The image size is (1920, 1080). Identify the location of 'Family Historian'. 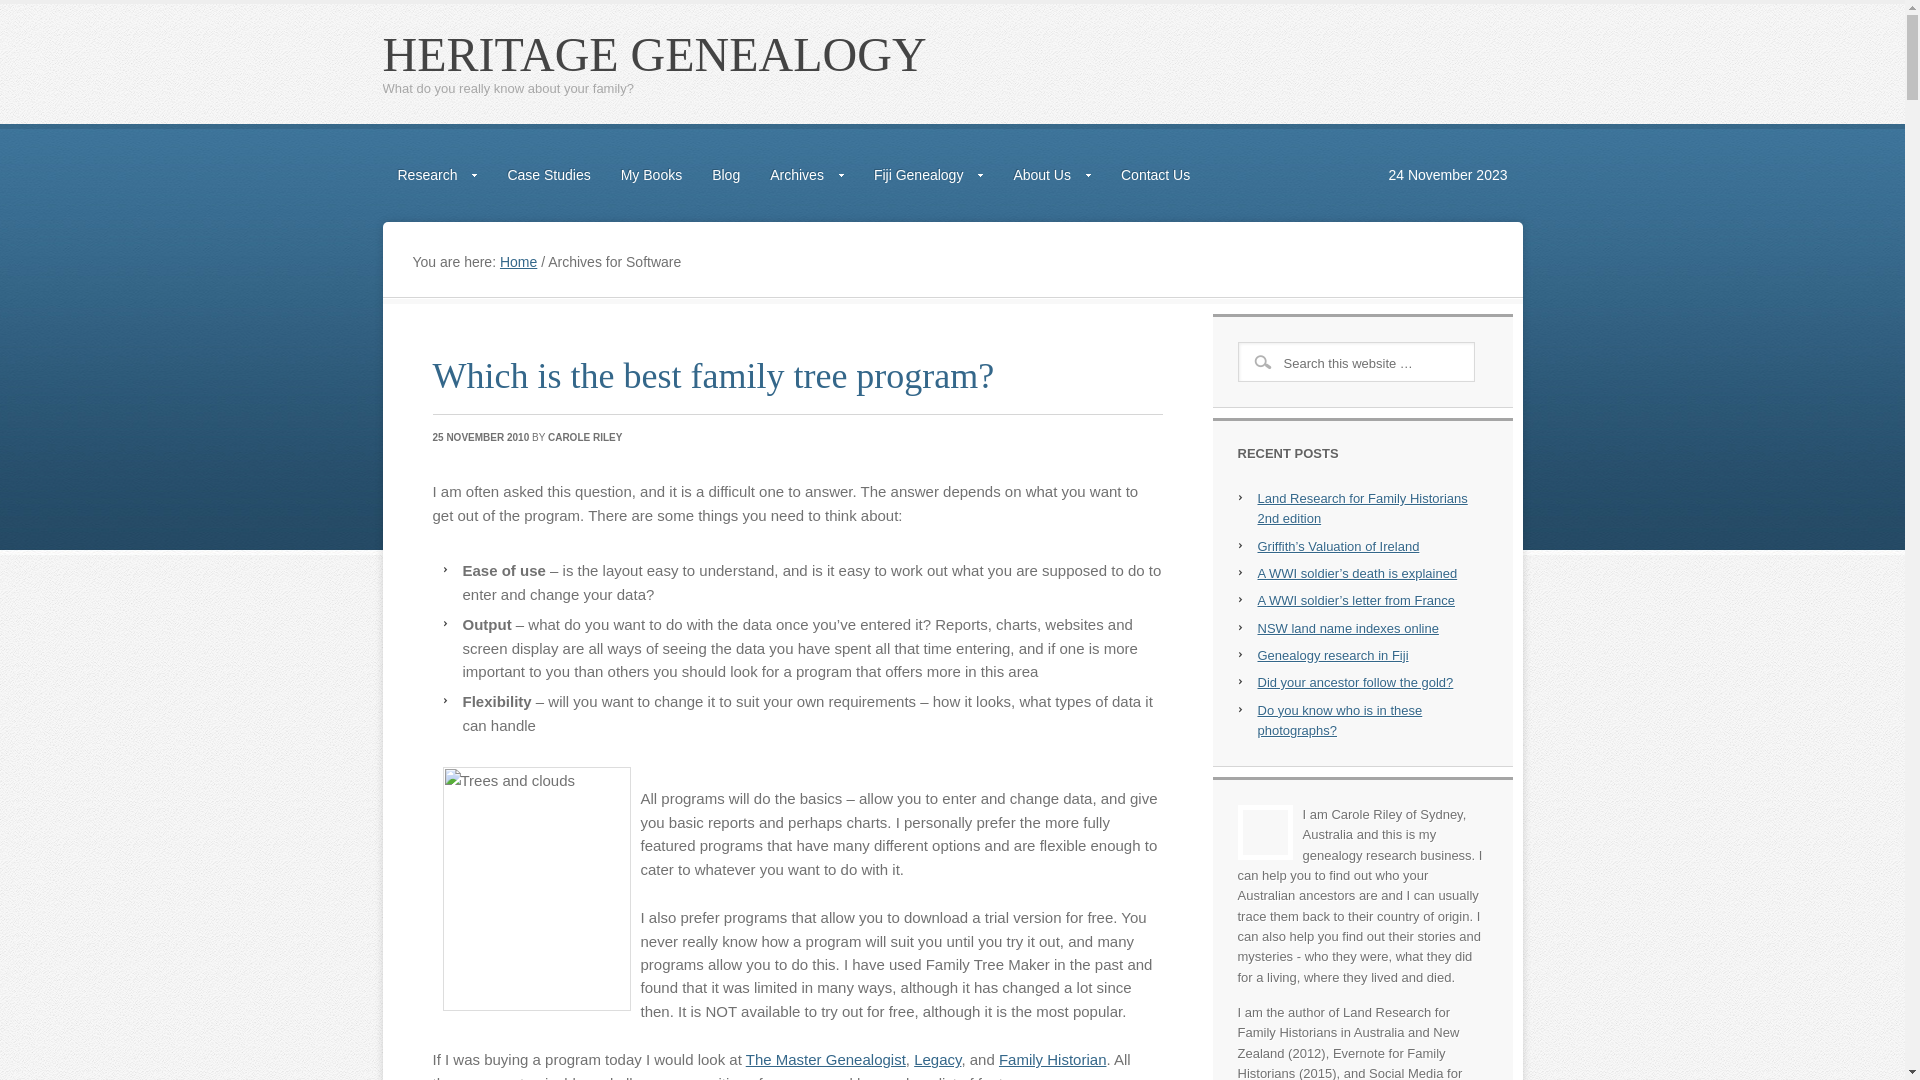
(1051, 1058).